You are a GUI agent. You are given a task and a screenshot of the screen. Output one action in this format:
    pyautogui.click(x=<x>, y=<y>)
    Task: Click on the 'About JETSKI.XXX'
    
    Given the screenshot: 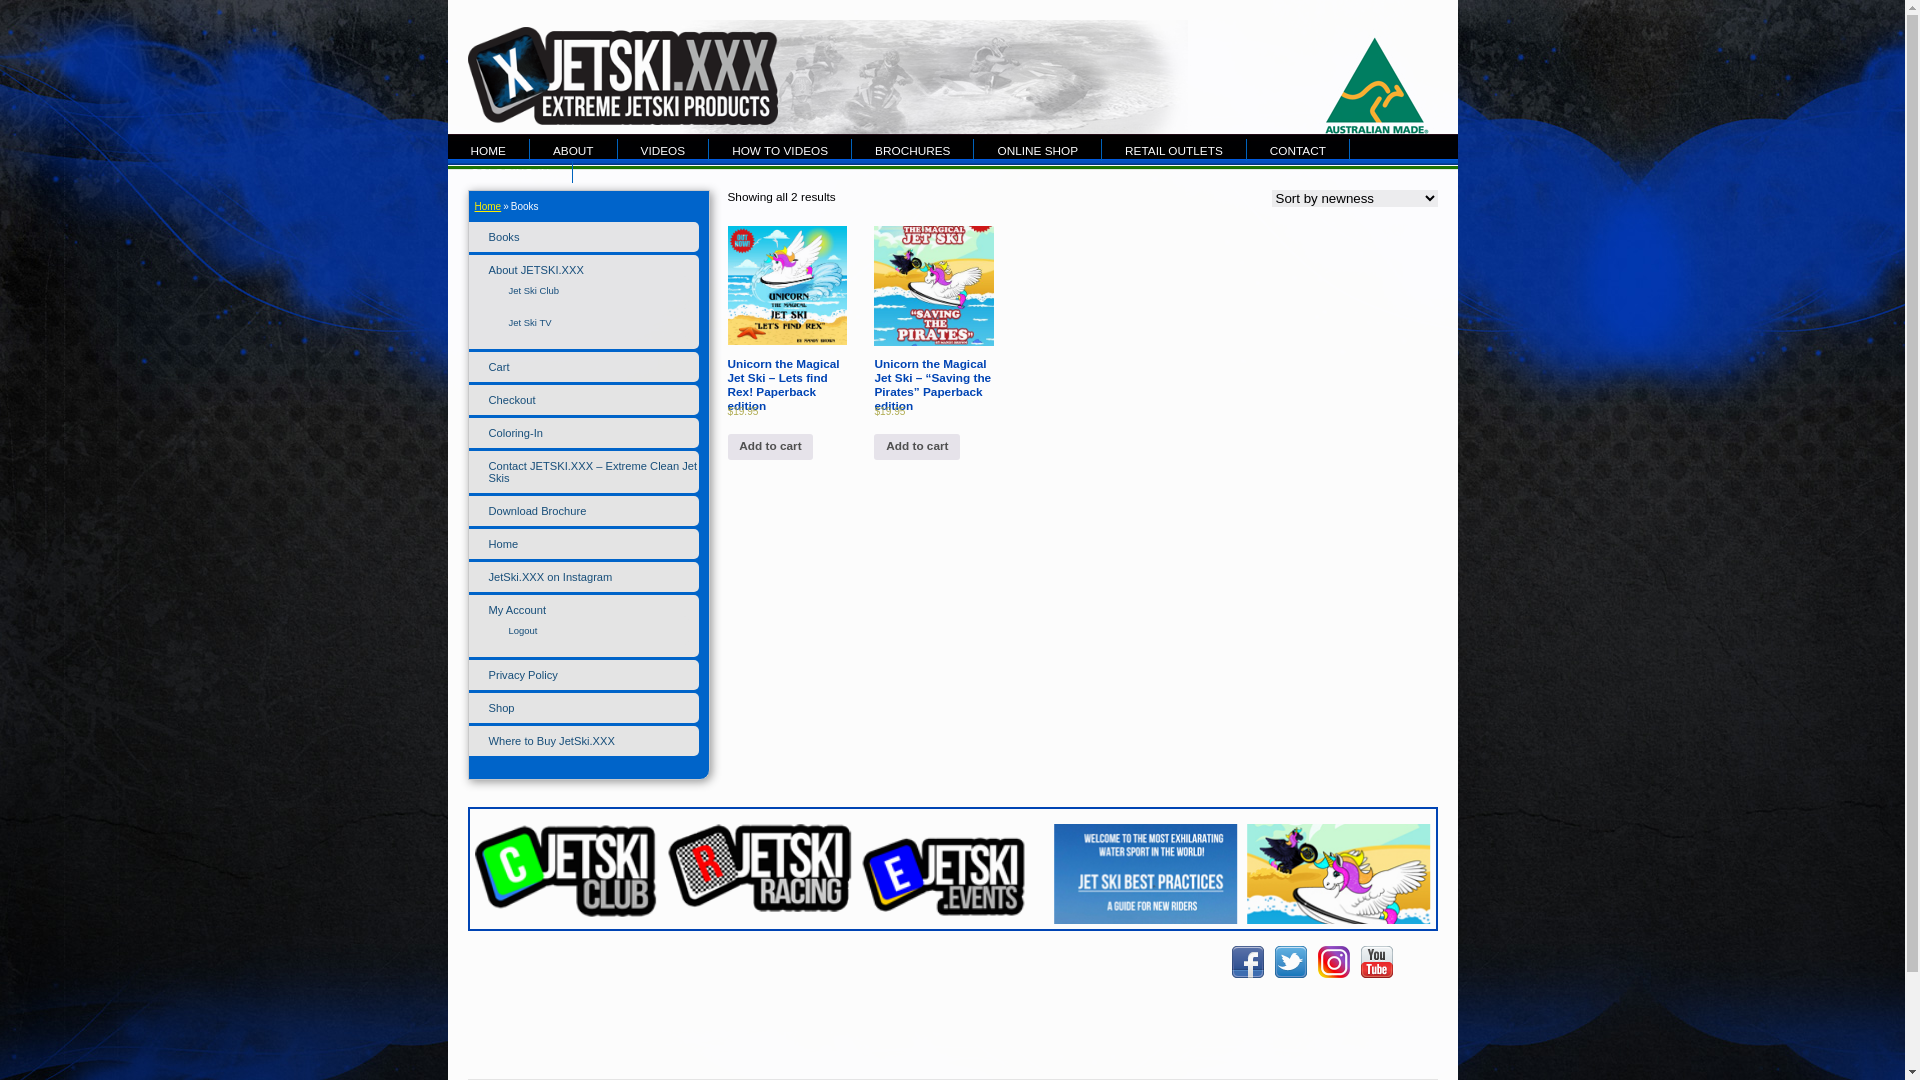 What is the action you would take?
    pyautogui.click(x=488, y=270)
    